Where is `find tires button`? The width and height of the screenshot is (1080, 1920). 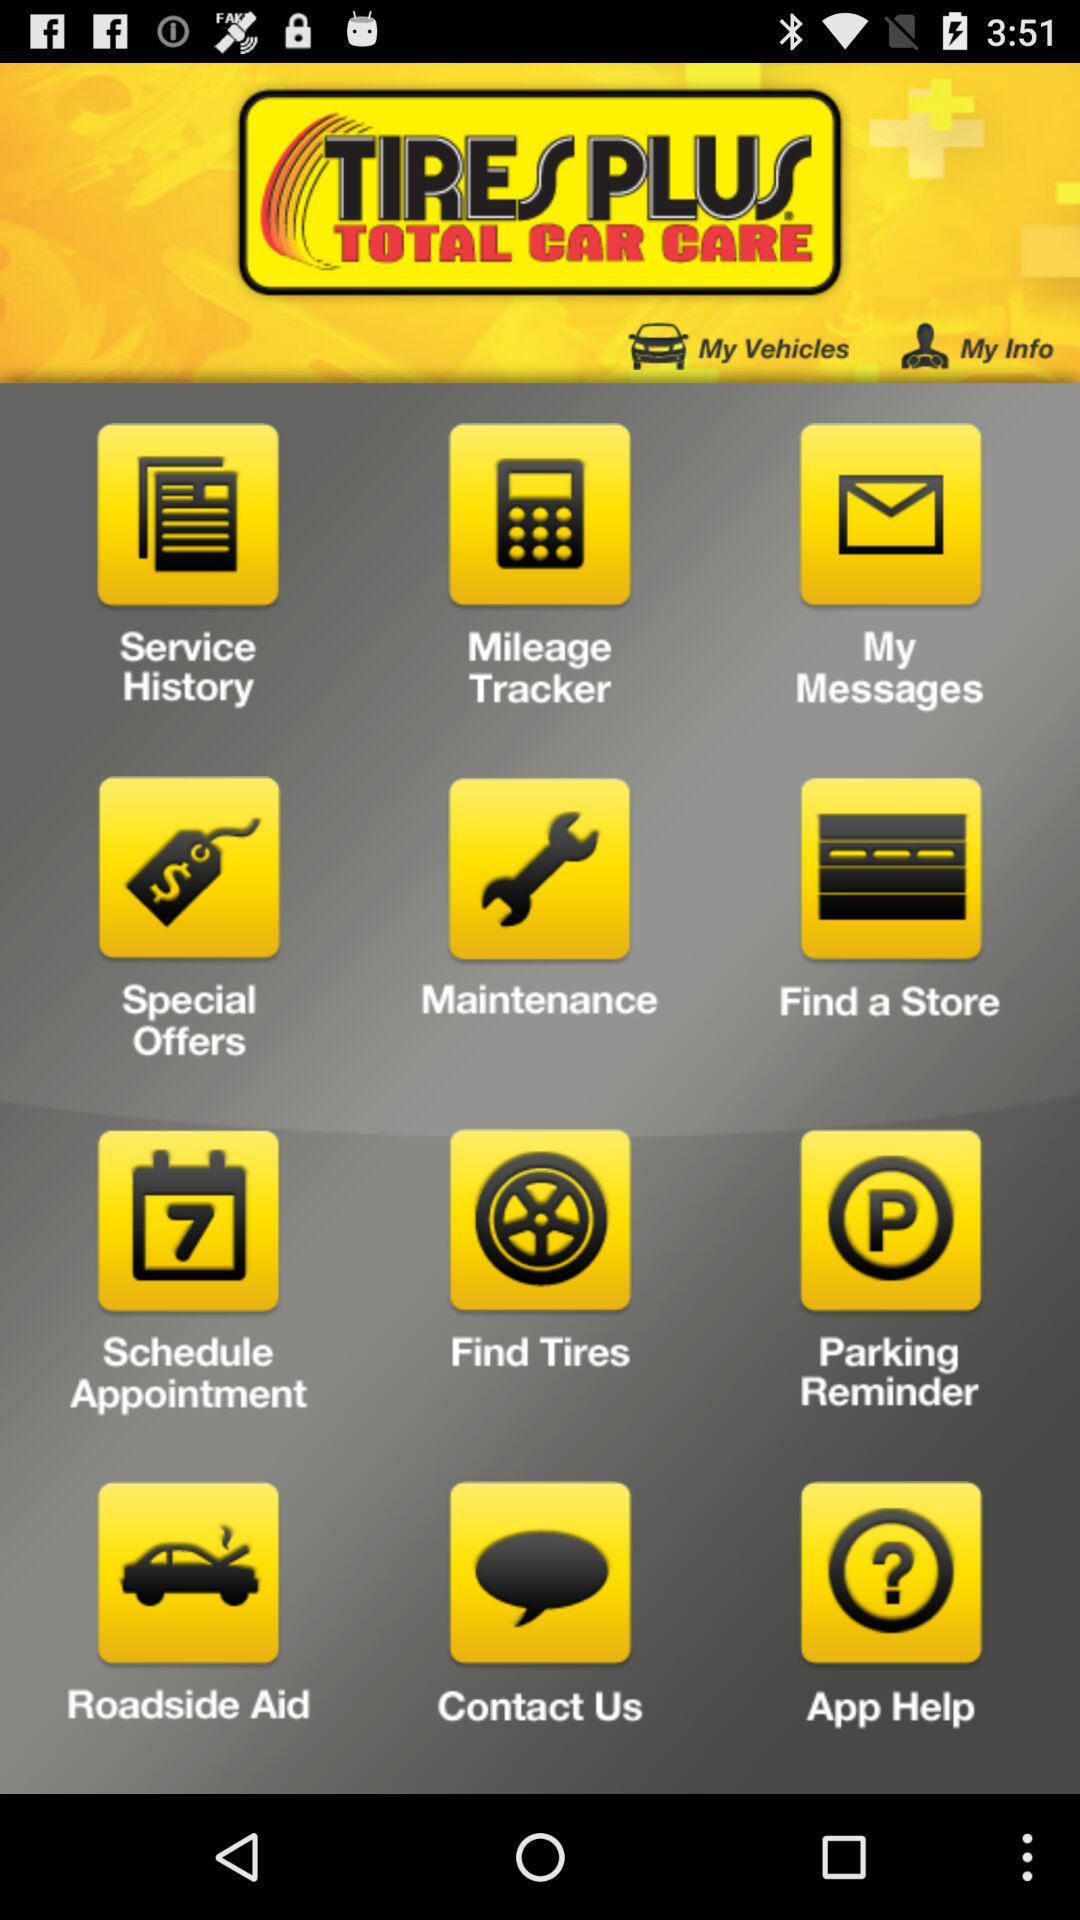 find tires button is located at coordinates (540, 1277).